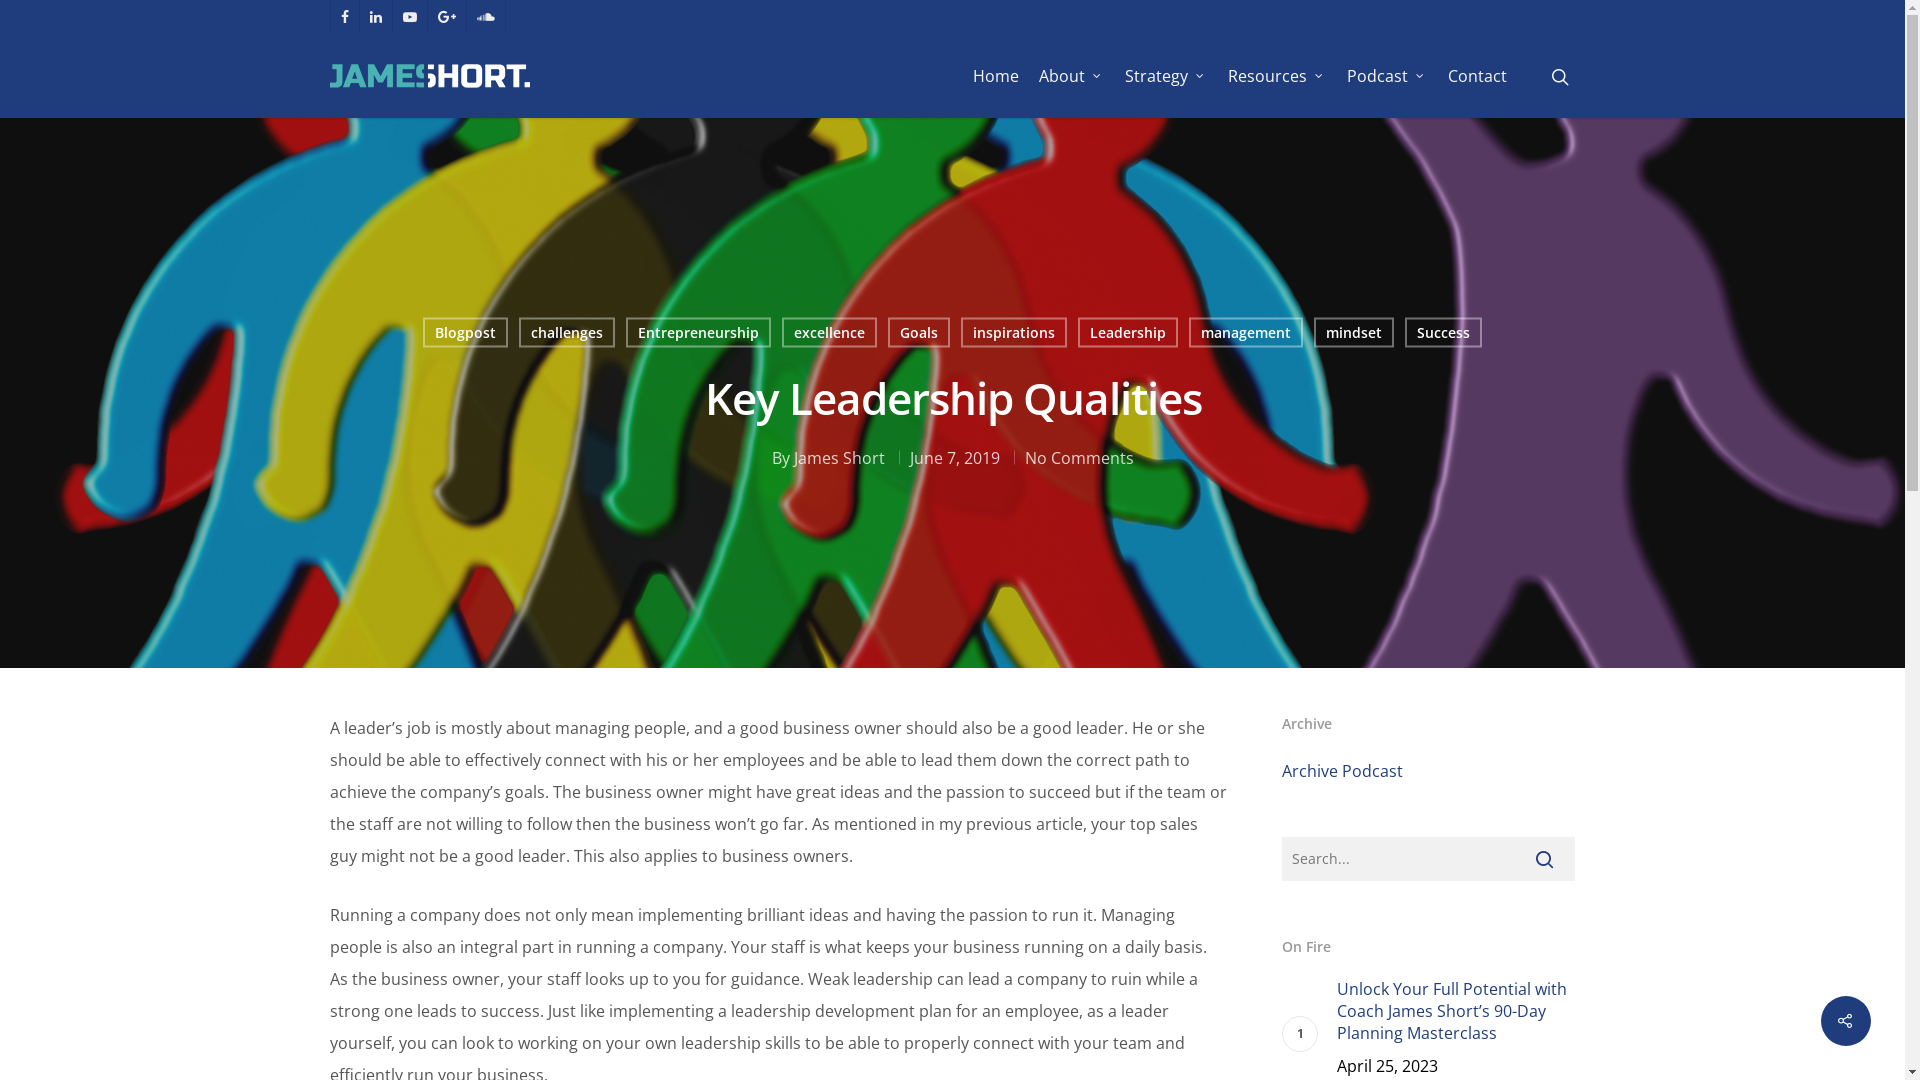 The width and height of the screenshot is (1920, 1080). What do you see at coordinates (829, 331) in the screenshot?
I see `'excellence'` at bounding box center [829, 331].